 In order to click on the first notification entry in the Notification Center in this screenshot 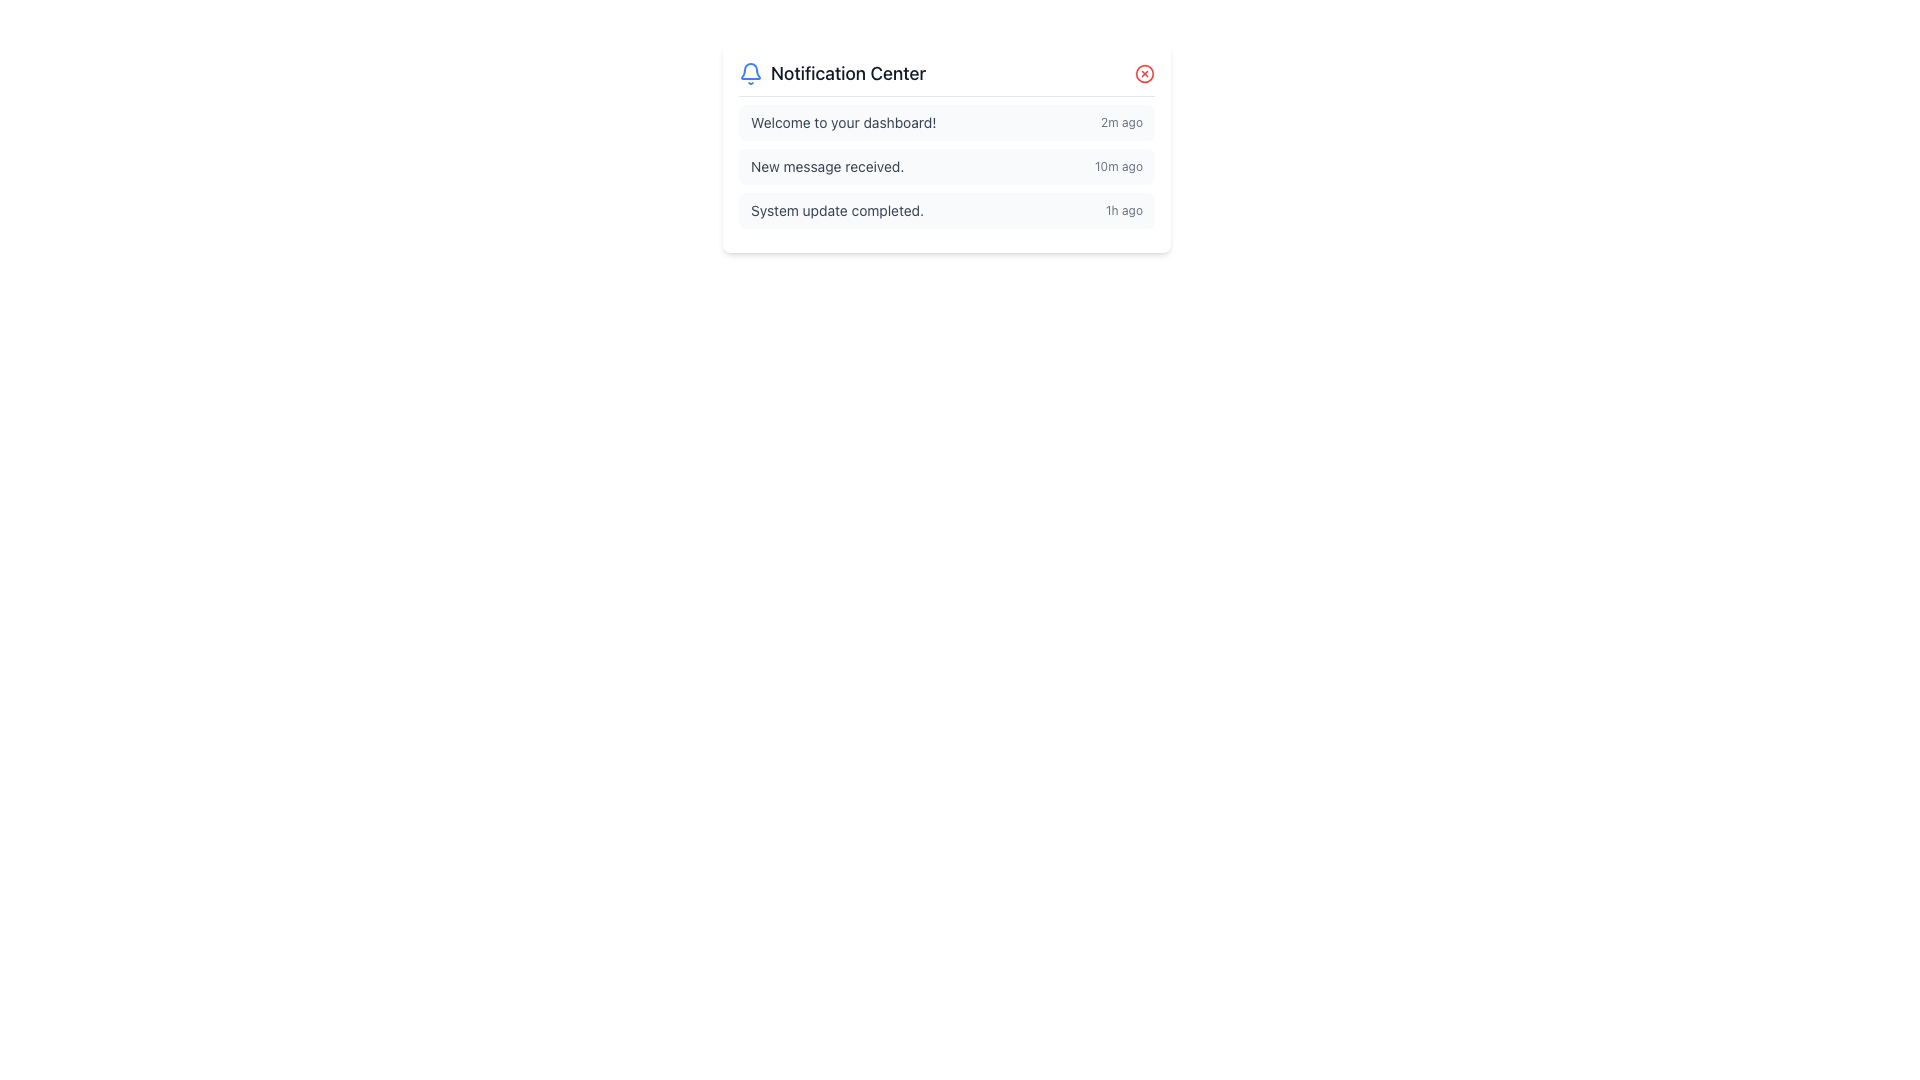, I will do `click(945, 123)`.